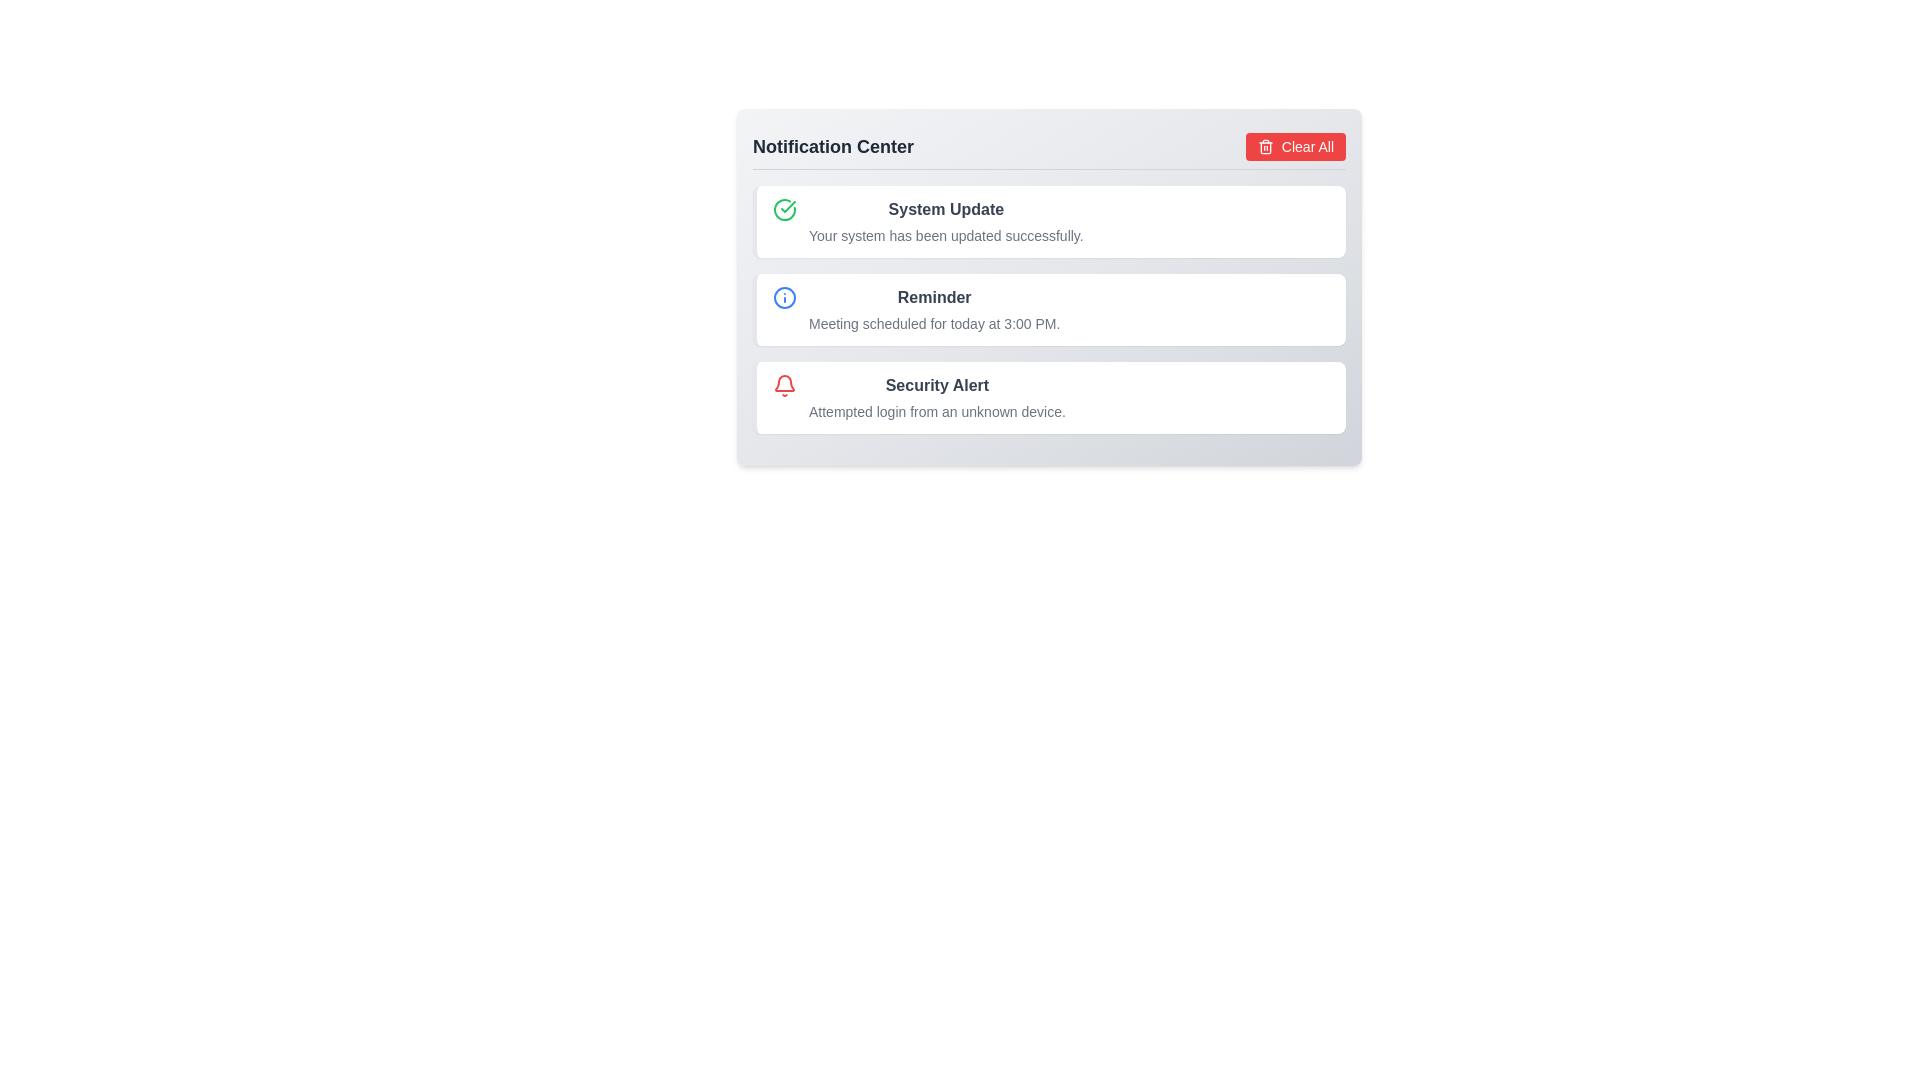 The image size is (1920, 1080). Describe the element at coordinates (945, 209) in the screenshot. I see `the Text label that serves as the title of the notification message, located at the top of the notification panel above the descriptive text about the system update` at that location.